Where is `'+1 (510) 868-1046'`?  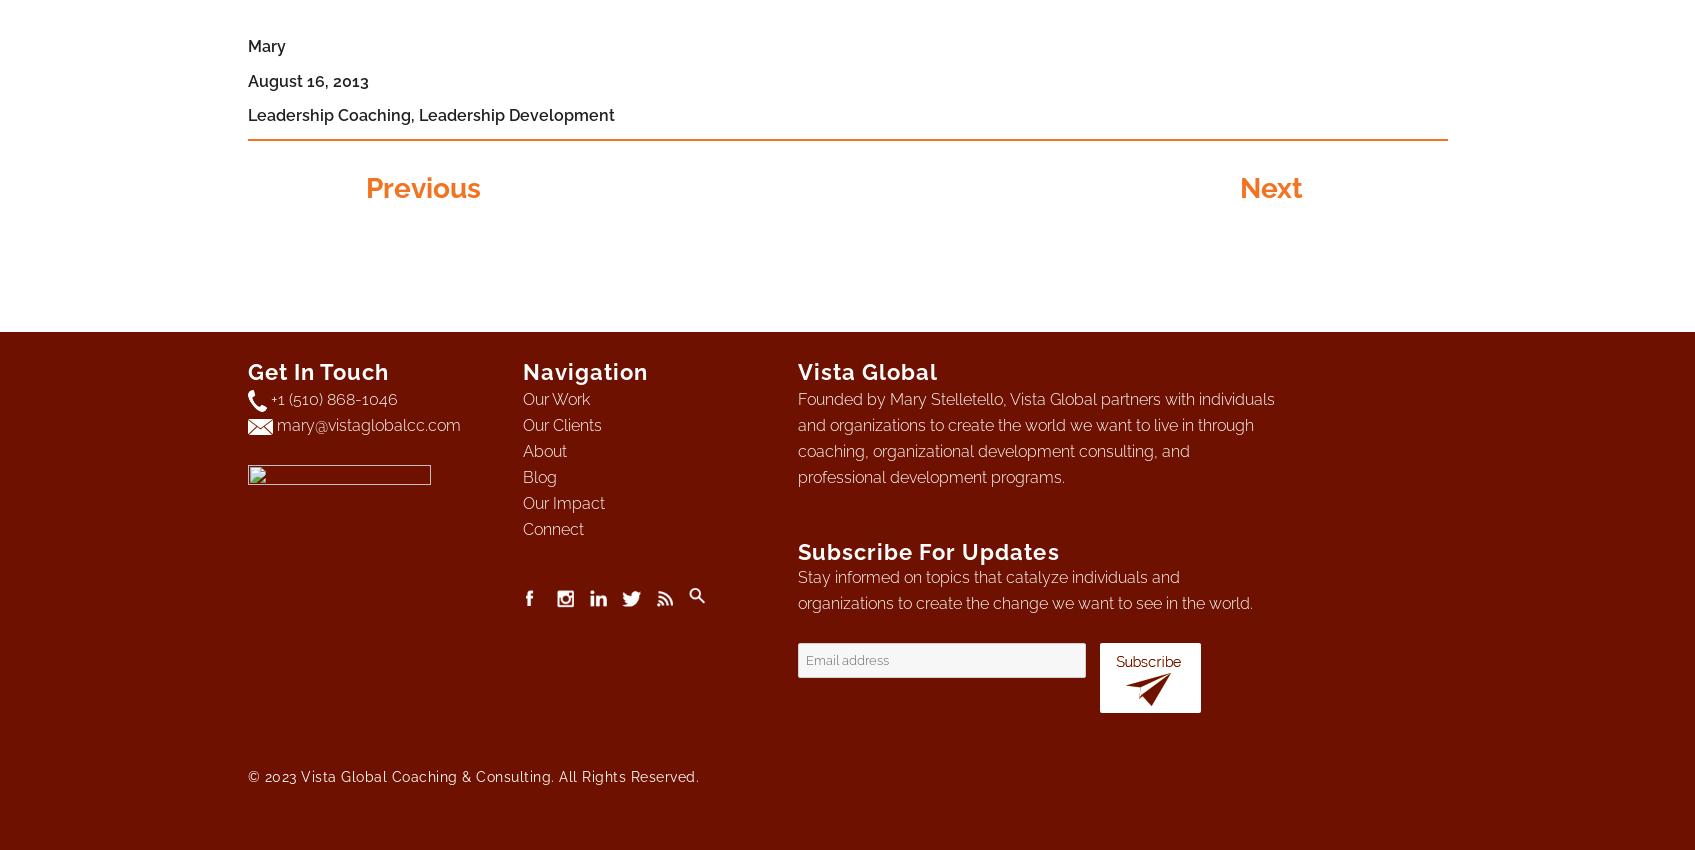
'+1 (510) 868-1046' is located at coordinates (332, 399).